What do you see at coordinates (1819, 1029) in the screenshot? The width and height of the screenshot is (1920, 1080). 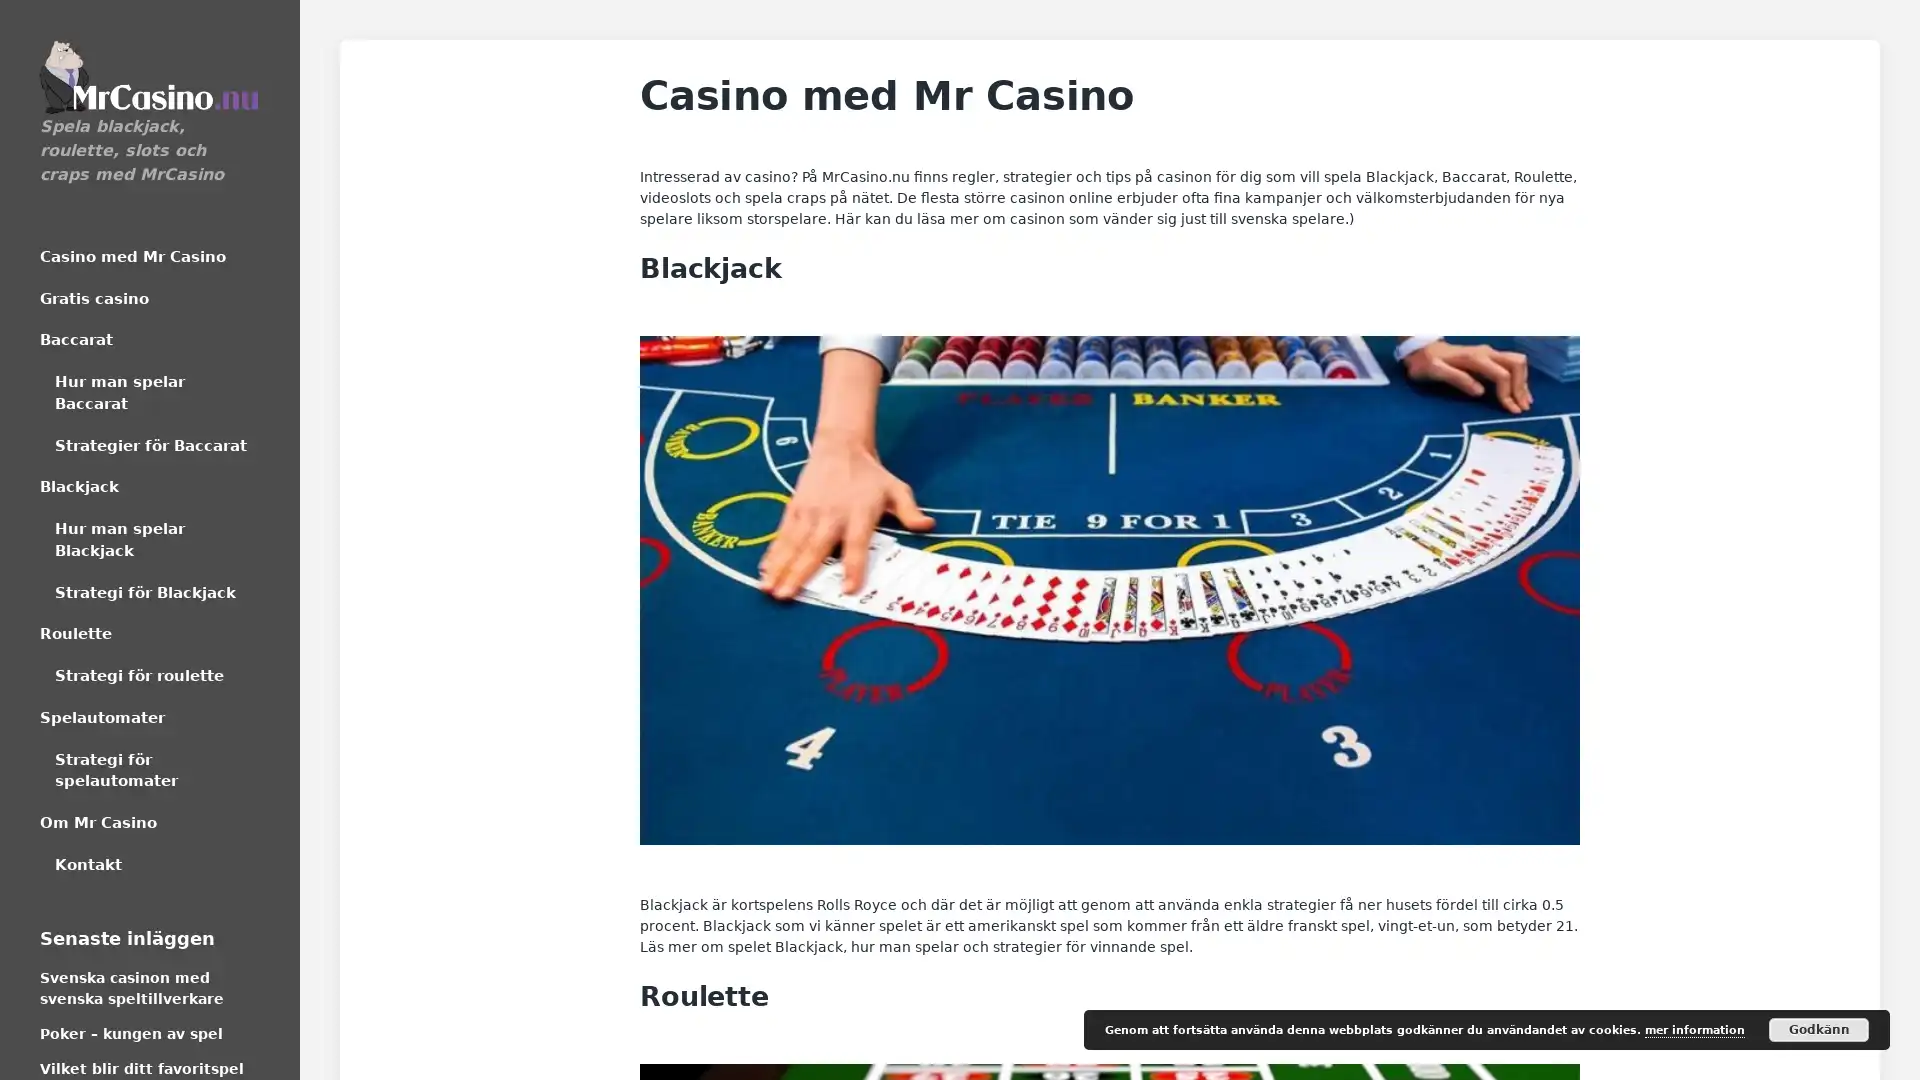 I see `Godkann` at bounding box center [1819, 1029].